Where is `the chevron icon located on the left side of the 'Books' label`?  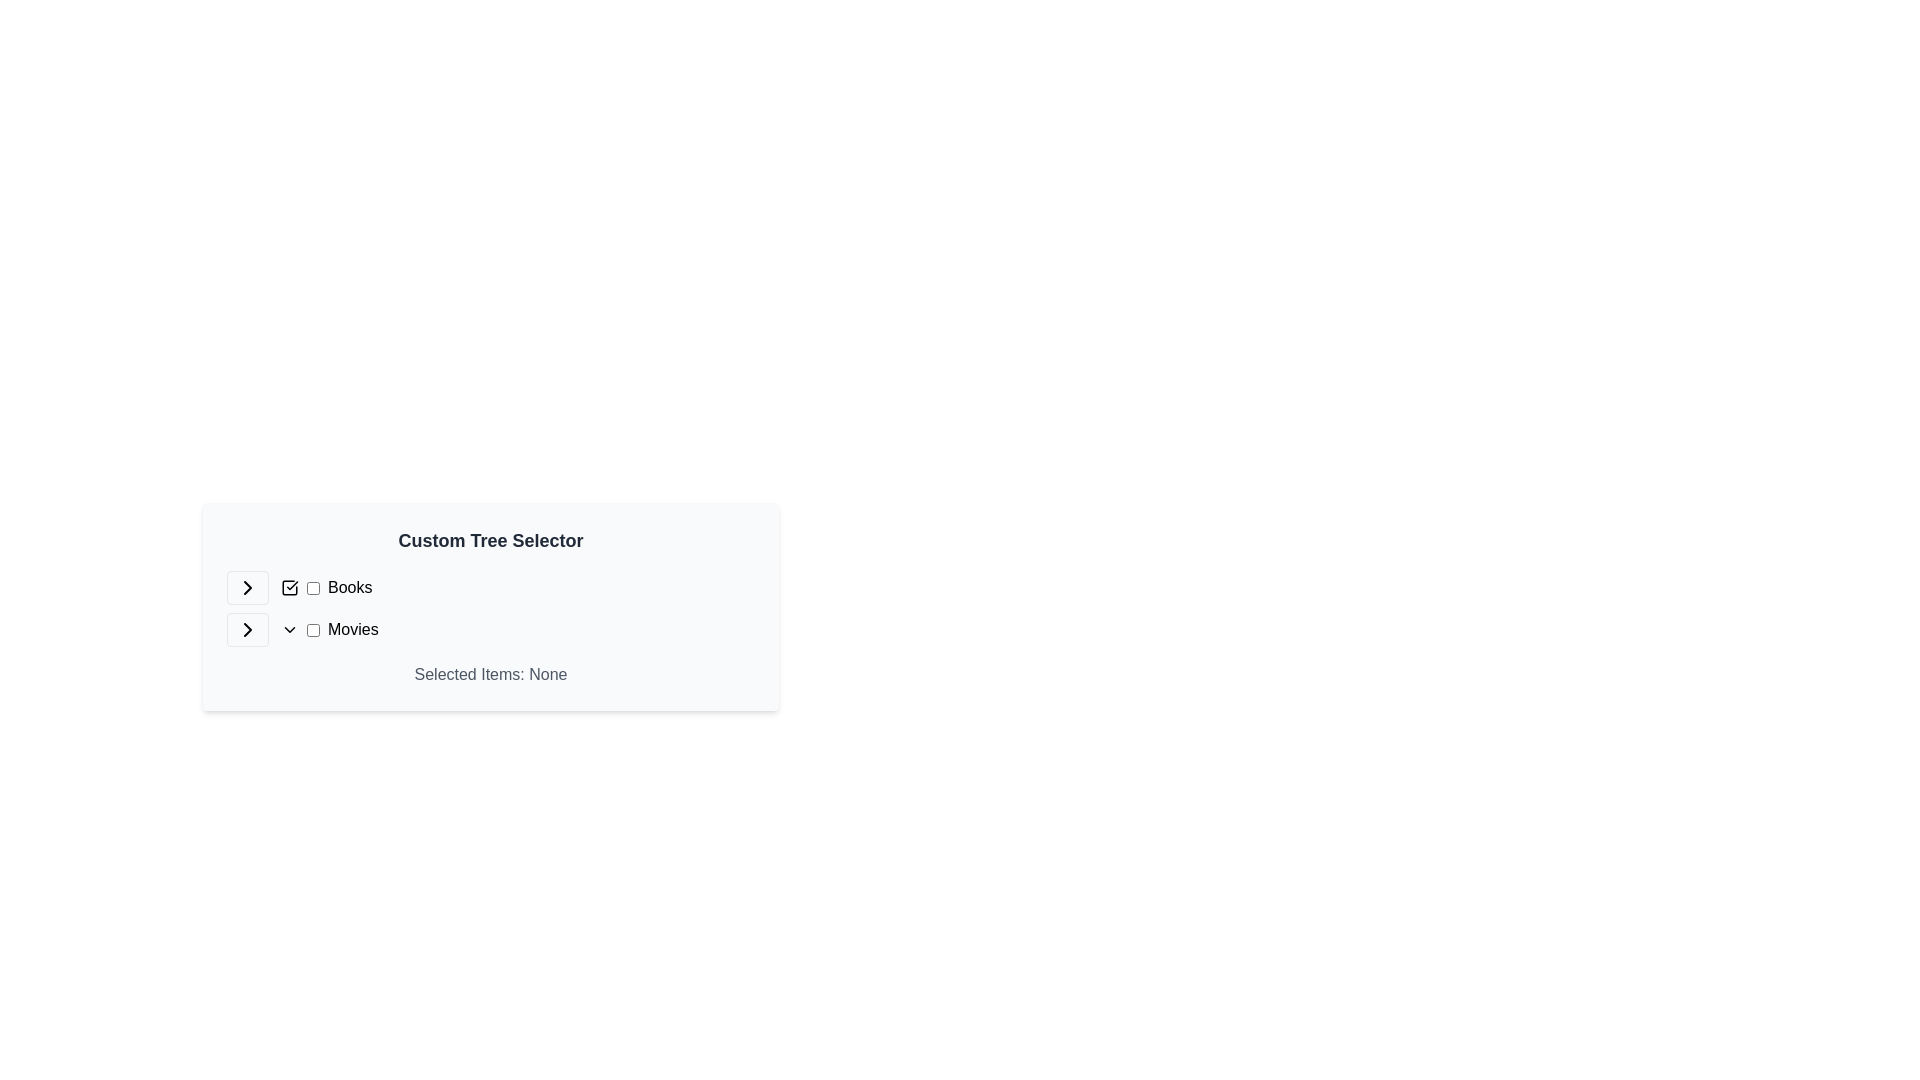
the chevron icon located on the left side of the 'Books' label is located at coordinates (247, 586).